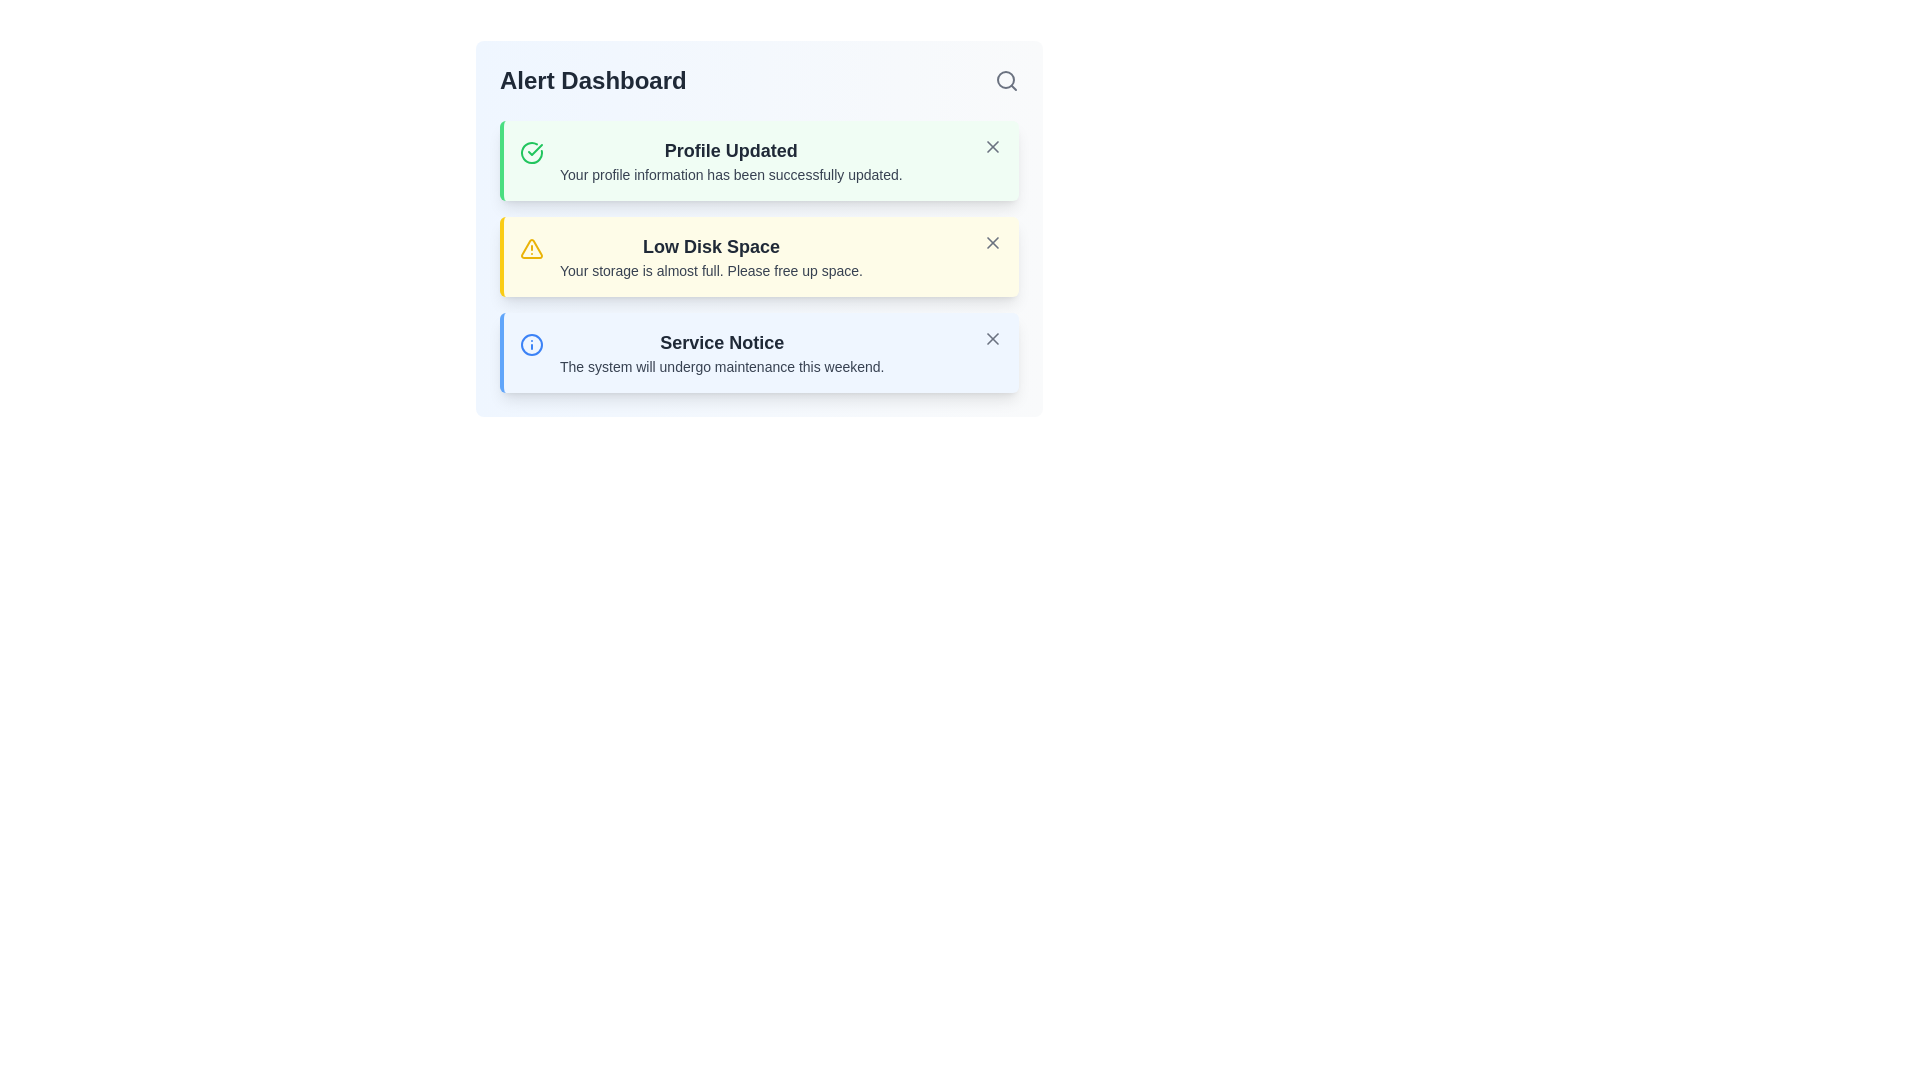  I want to click on the 'X' close button icon in the second alert box labeled 'Low Disk Space', so click(993, 242).